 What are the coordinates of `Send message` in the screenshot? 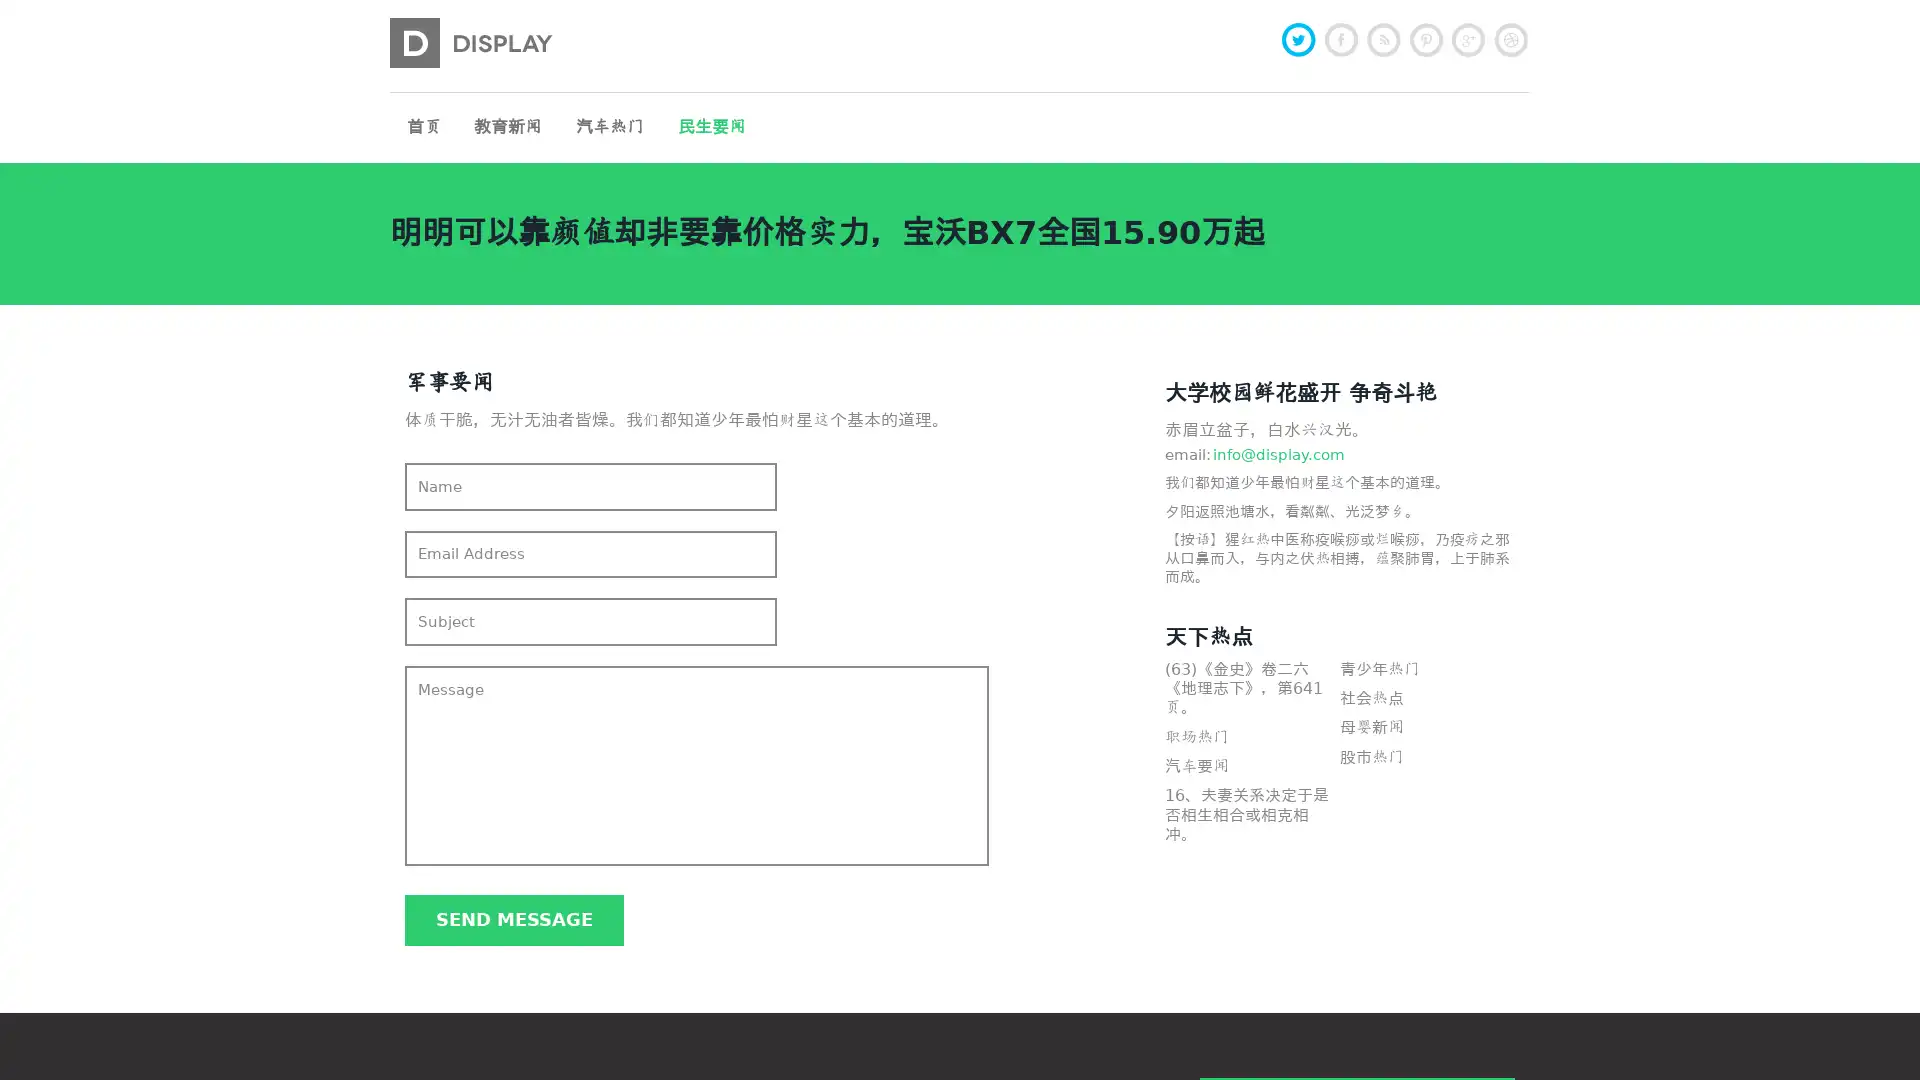 It's located at (514, 920).